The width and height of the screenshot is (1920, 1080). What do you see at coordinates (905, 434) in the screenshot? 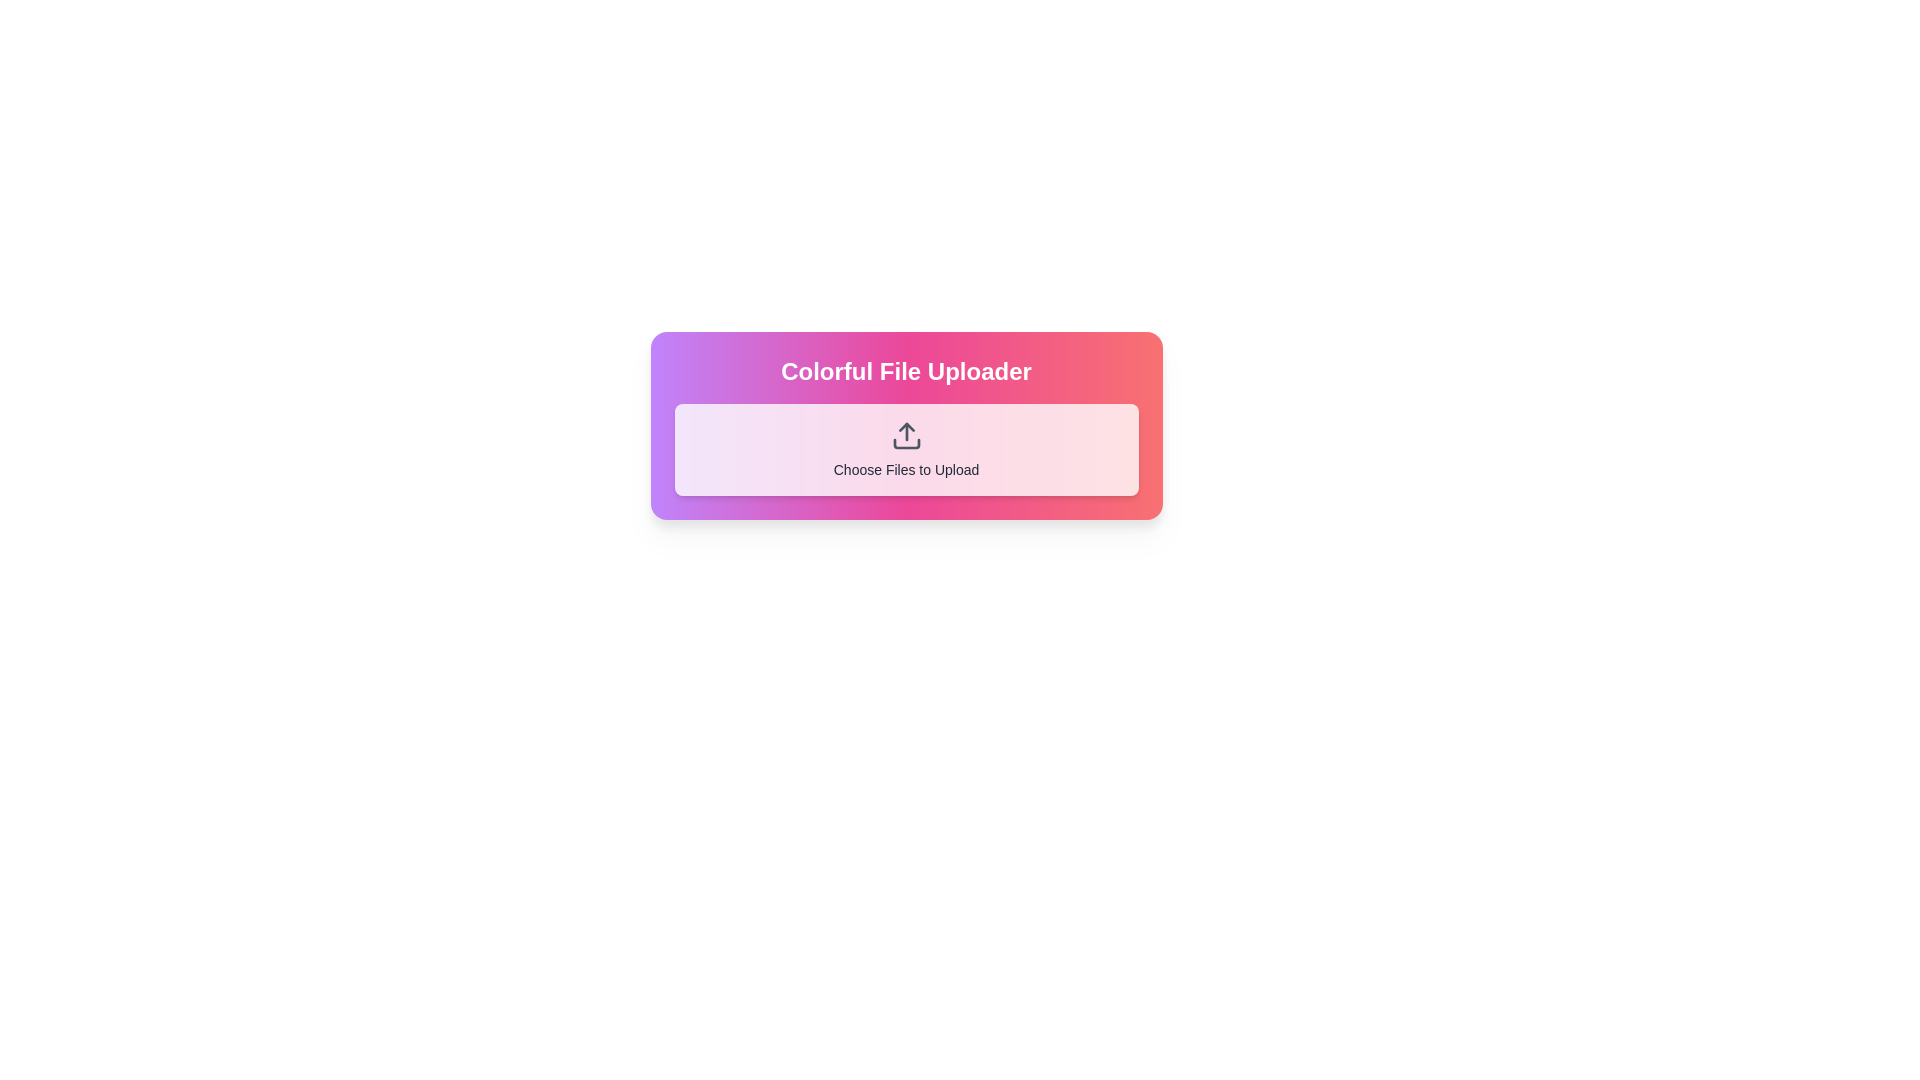
I see `the upload icon within the 'Choose Files to Upload' card, which visually indicates the upload functionality` at bounding box center [905, 434].